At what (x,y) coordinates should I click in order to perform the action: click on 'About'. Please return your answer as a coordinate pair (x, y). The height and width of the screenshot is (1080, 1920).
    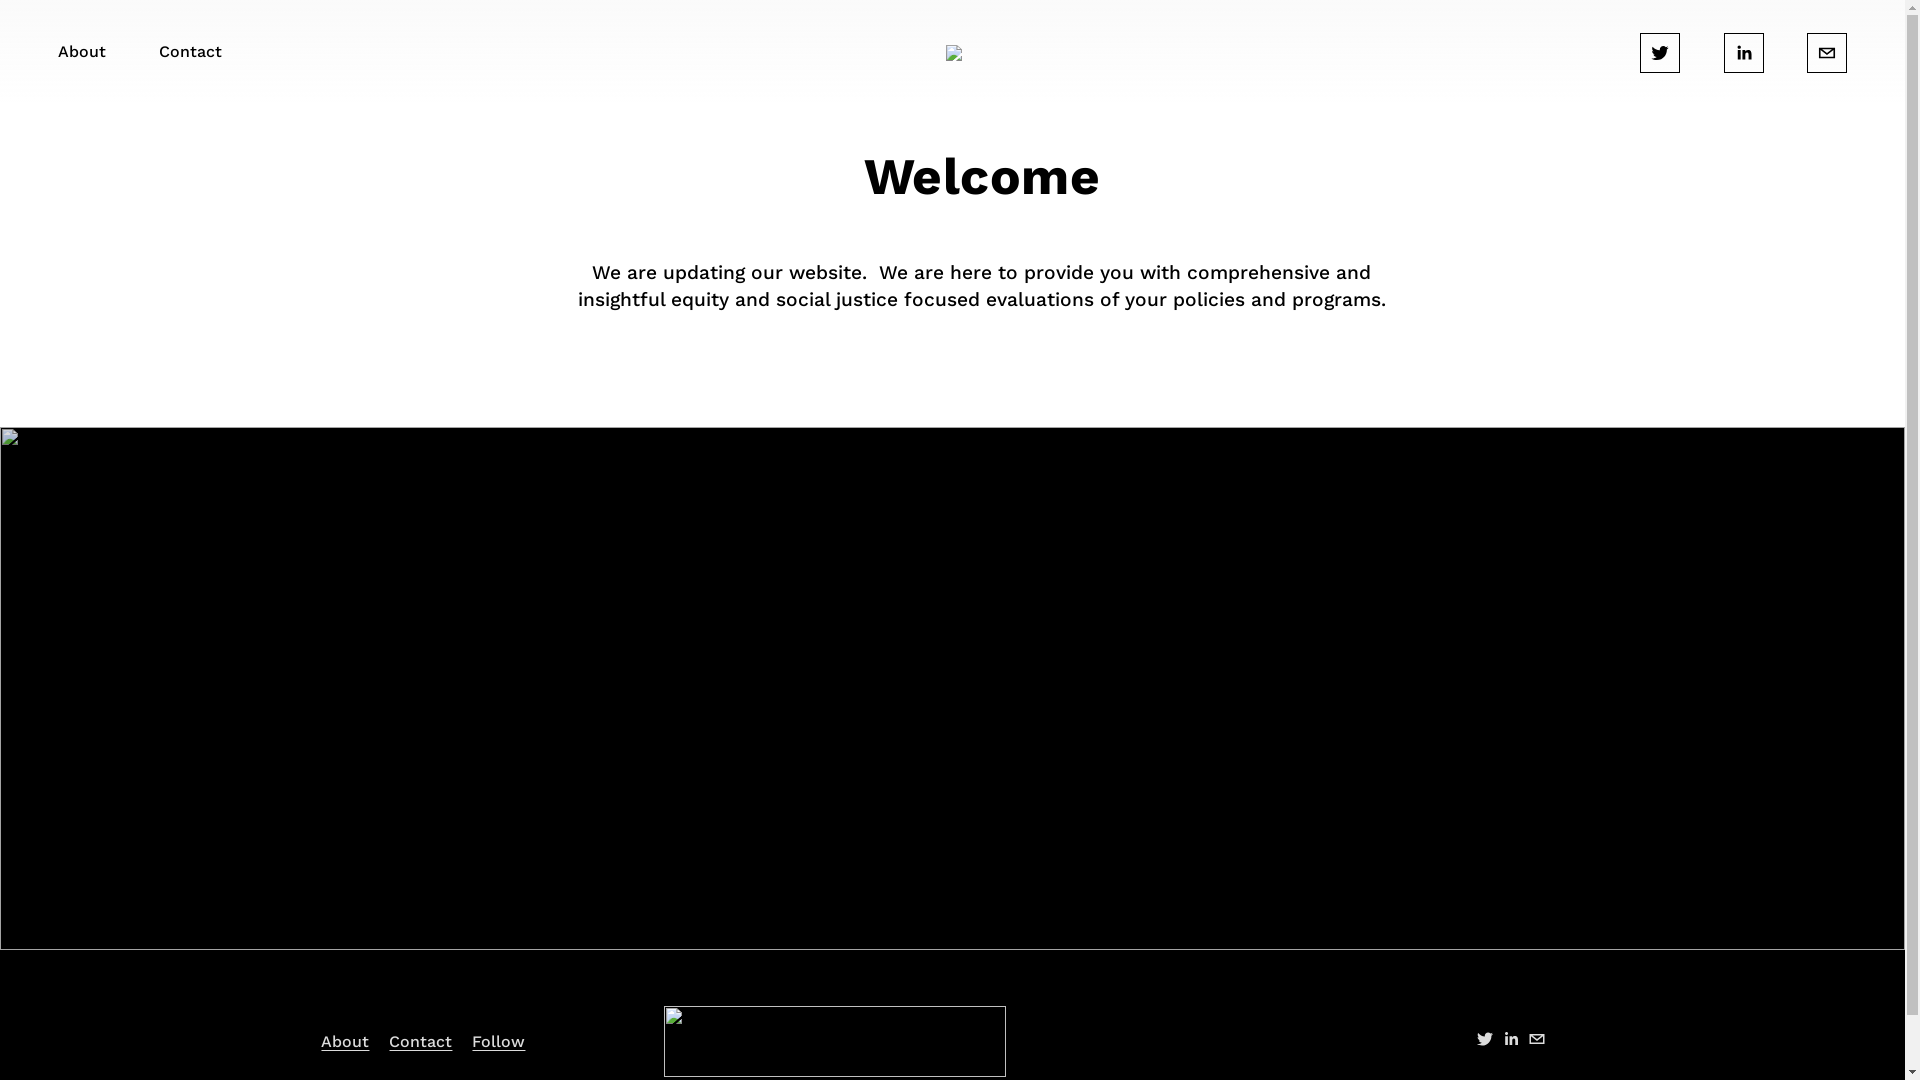
    Looking at the image, I should click on (321, 1040).